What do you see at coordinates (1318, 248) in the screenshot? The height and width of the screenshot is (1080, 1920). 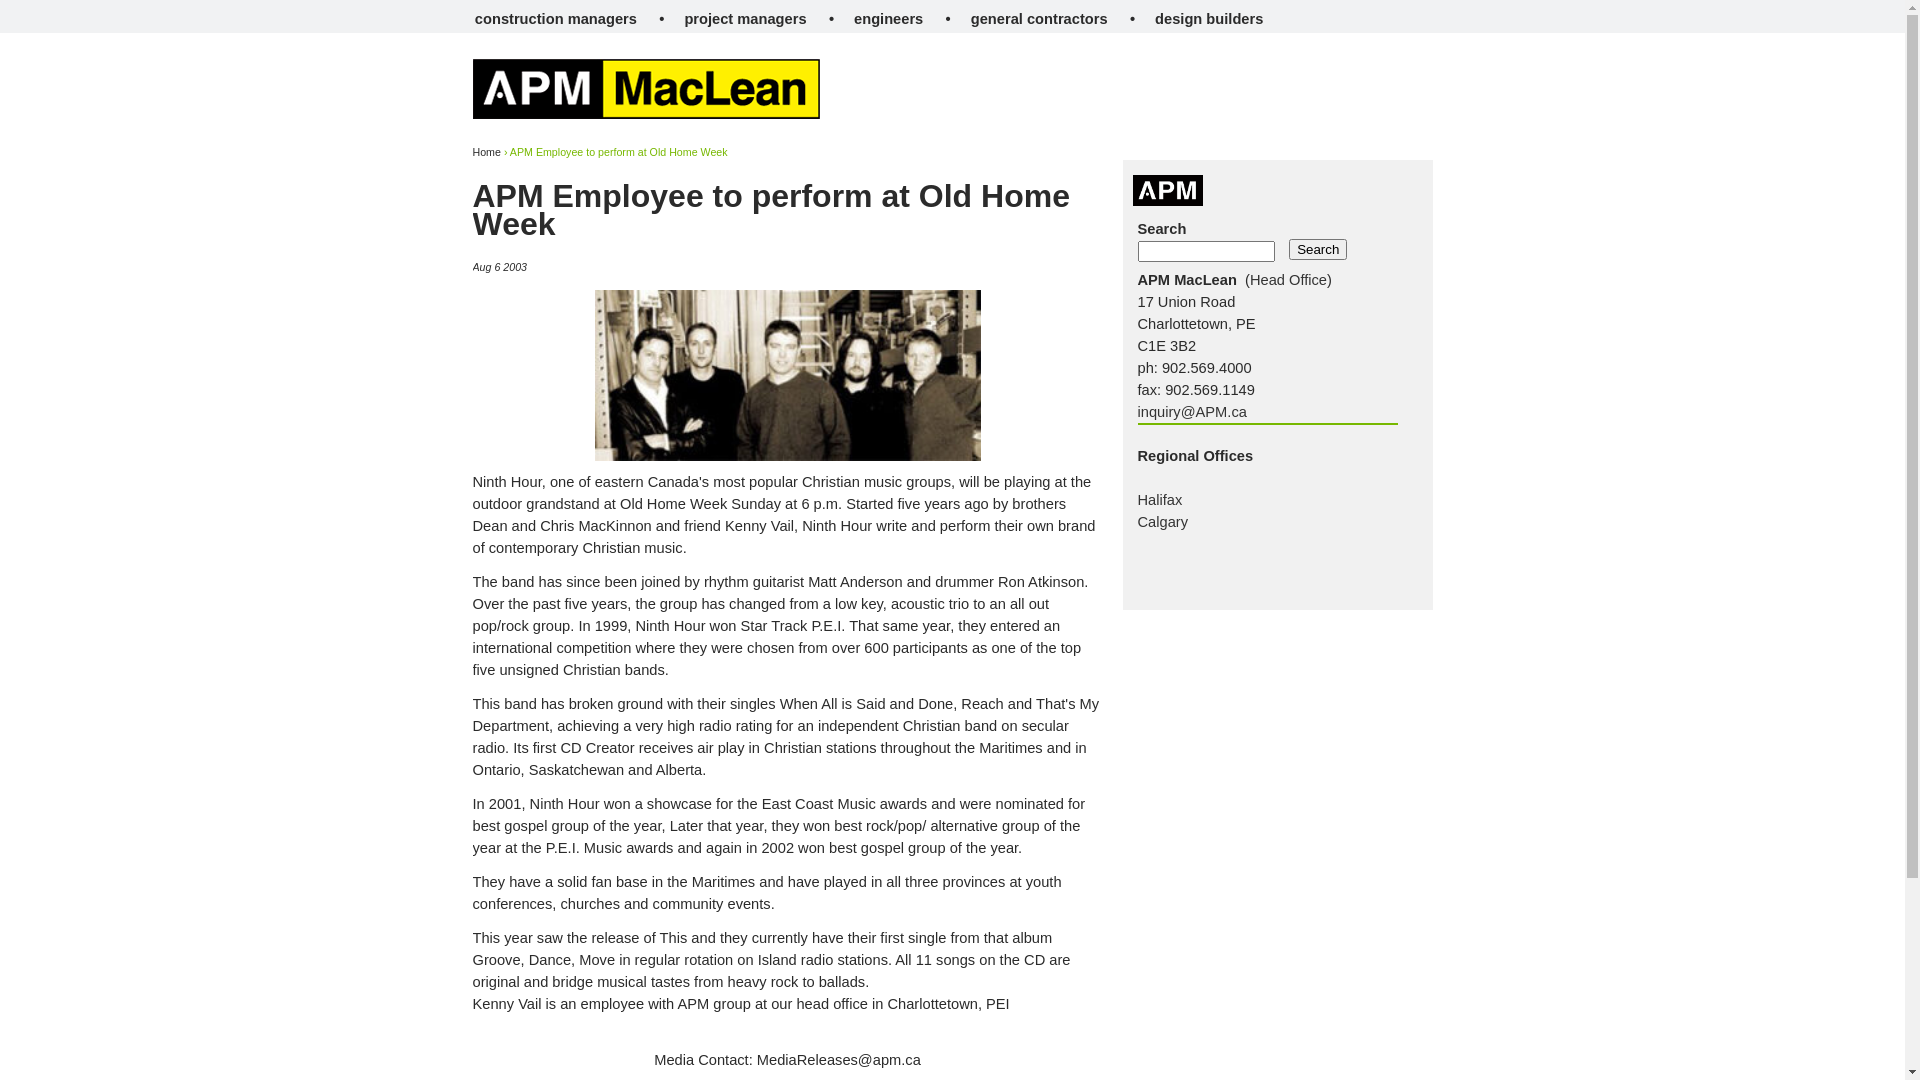 I see `'Search'` at bounding box center [1318, 248].